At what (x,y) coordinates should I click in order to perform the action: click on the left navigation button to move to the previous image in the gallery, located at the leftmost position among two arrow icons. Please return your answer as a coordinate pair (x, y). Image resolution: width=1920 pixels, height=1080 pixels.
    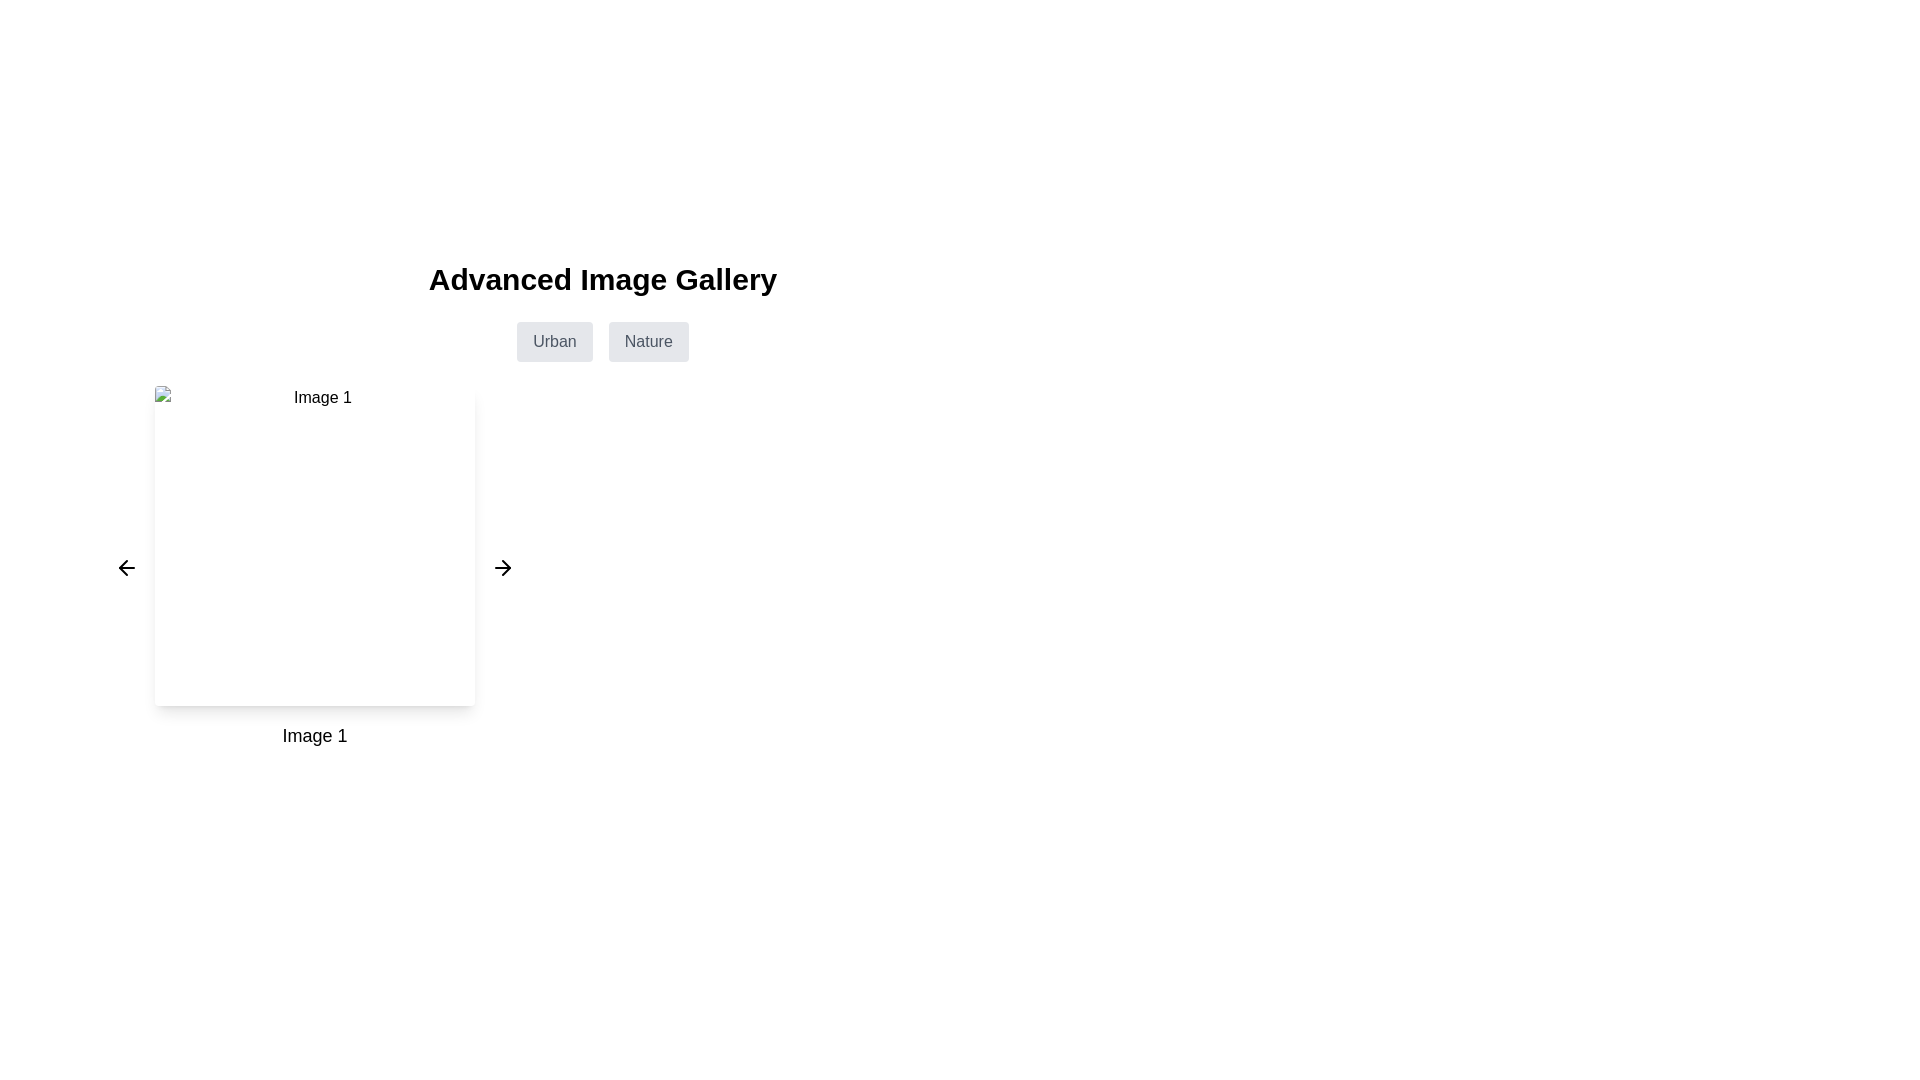
    Looking at the image, I should click on (125, 567).